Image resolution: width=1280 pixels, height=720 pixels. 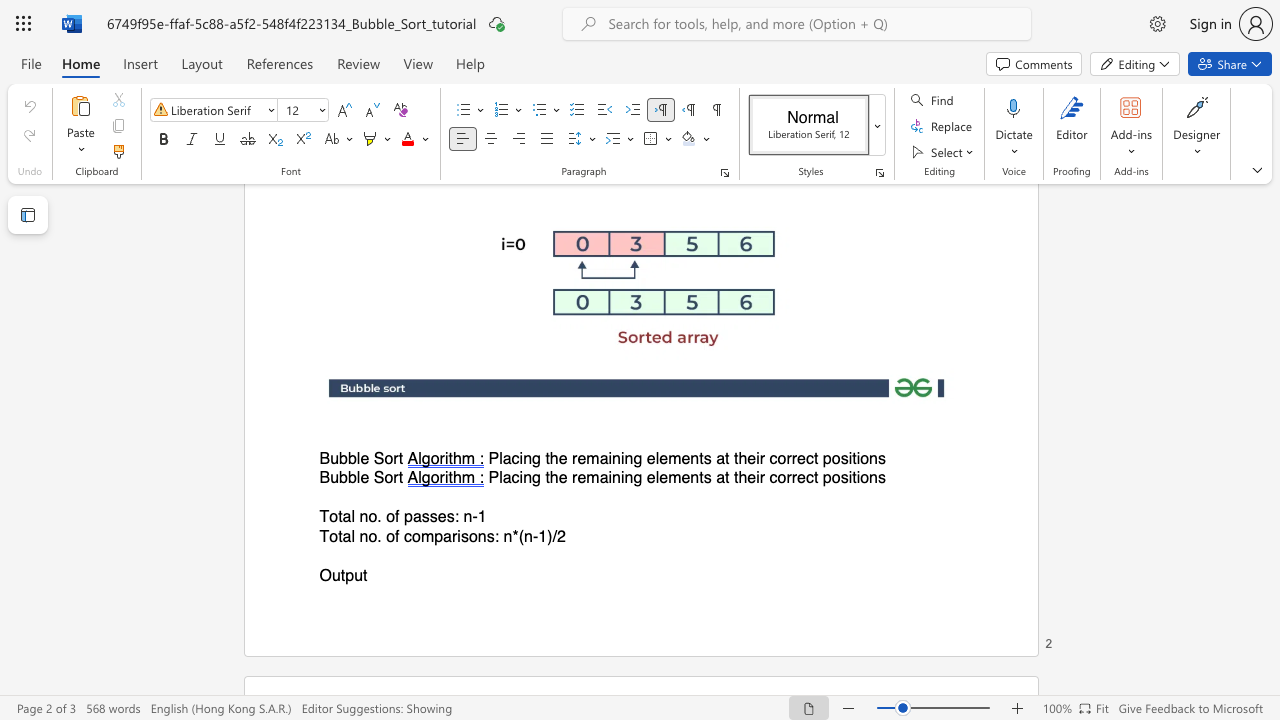 What do you see at coordinates (400, 459) in the screenshot?
I see `the 1th character "t" in the text` at bounding box center [400, 459].